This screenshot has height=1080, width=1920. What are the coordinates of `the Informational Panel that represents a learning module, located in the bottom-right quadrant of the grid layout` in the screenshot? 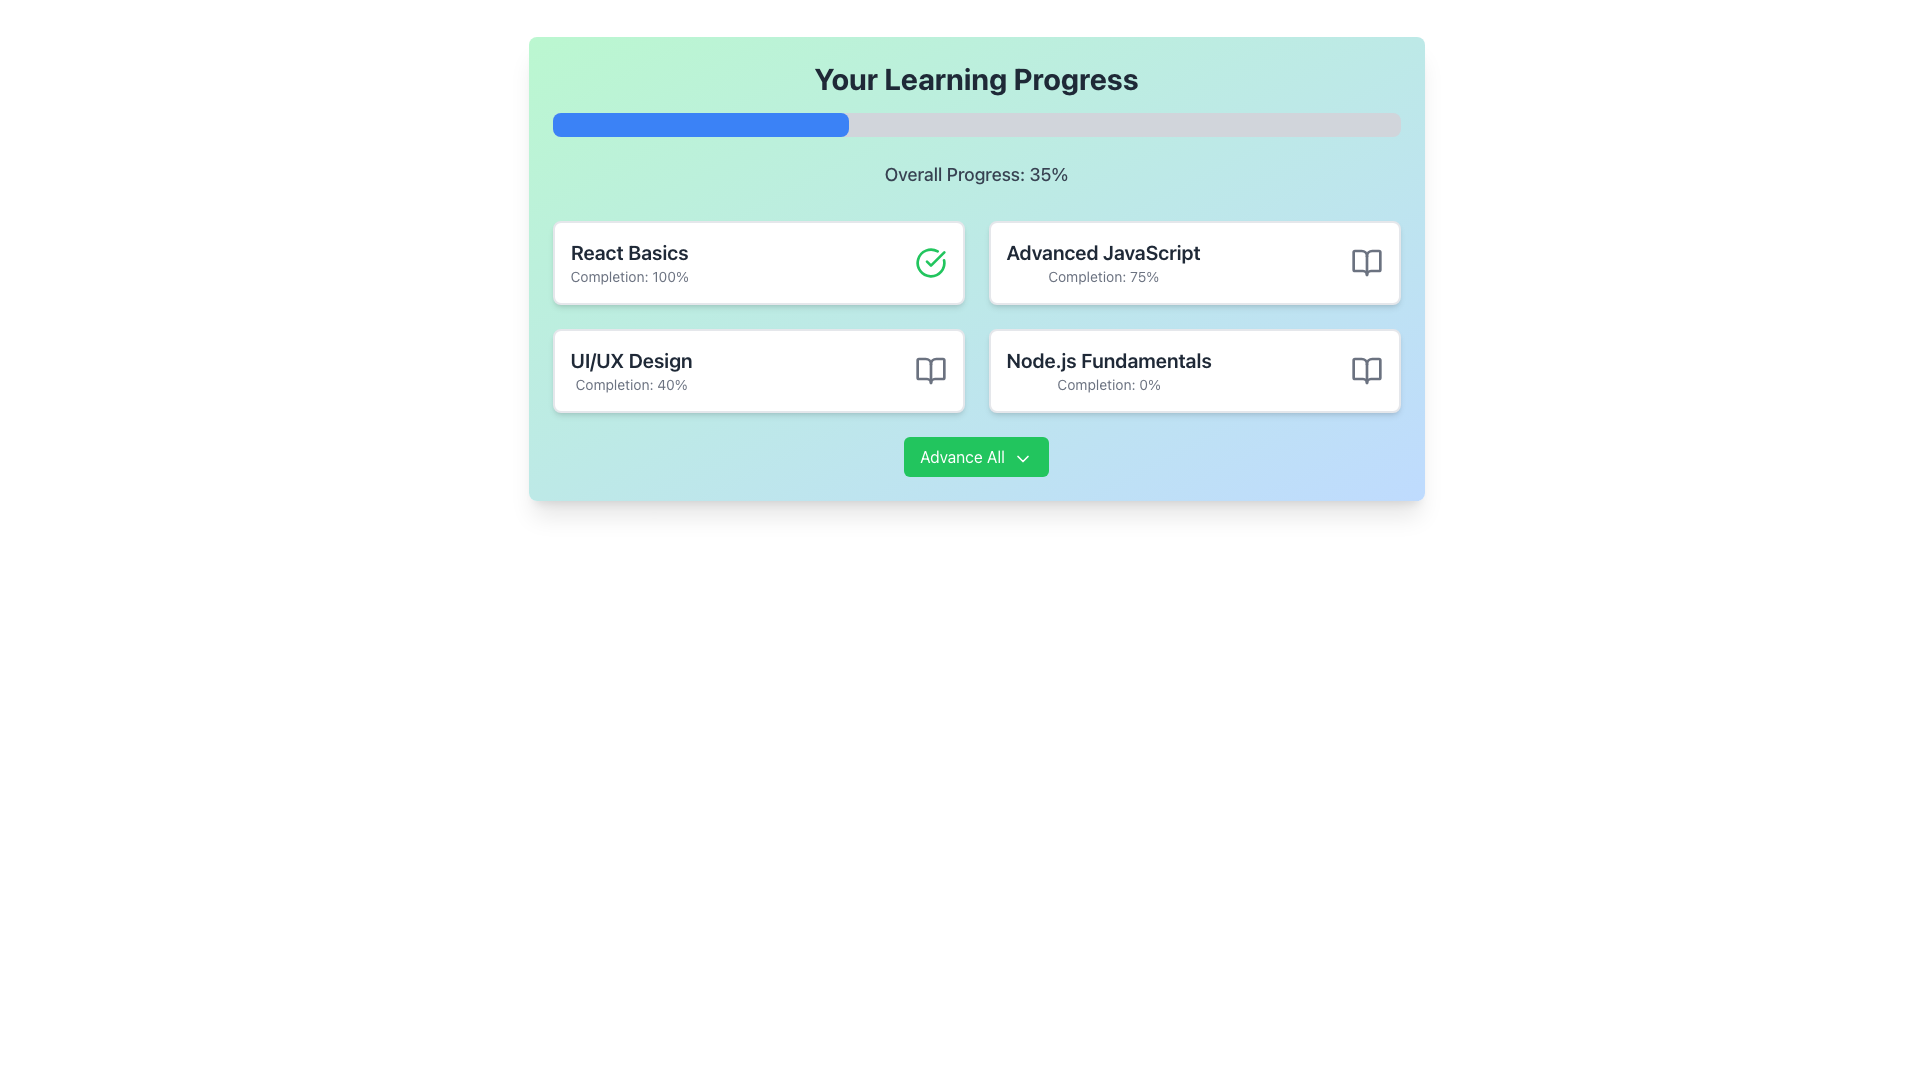 It's located at (1194, 370).